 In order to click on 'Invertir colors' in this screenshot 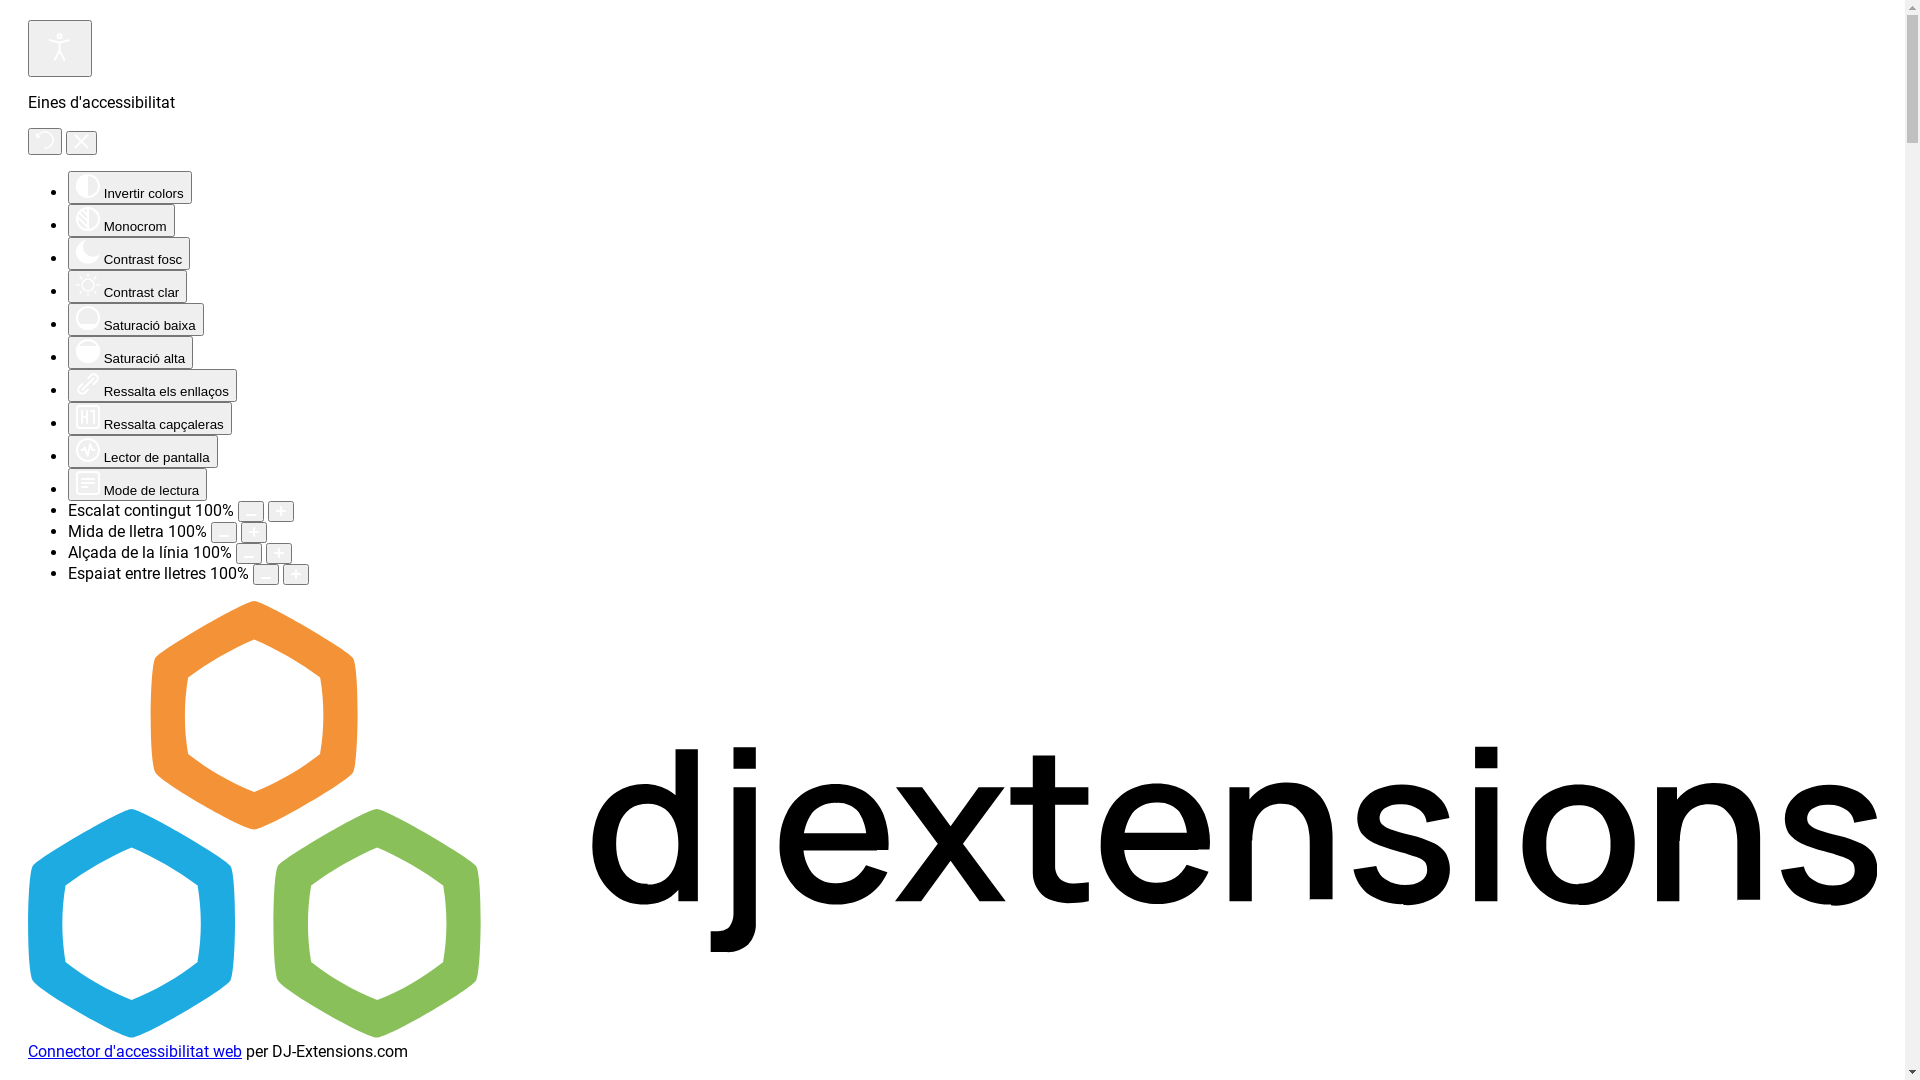, I will do `click(128, 187)`.